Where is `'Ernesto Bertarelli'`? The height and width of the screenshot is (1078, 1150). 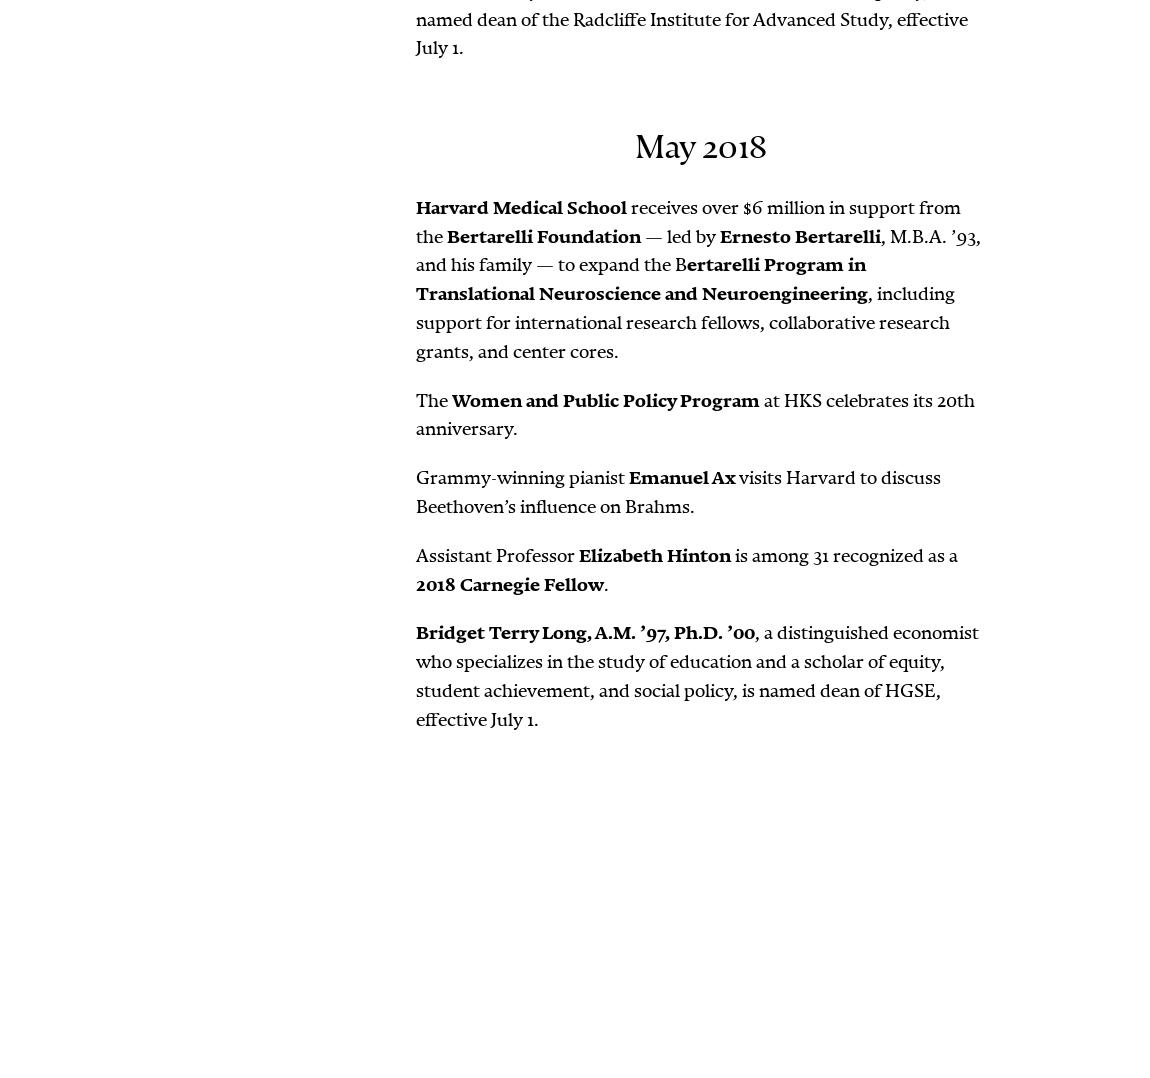
'Ernesto Bertarelli' is located at coordinates (799, 234).